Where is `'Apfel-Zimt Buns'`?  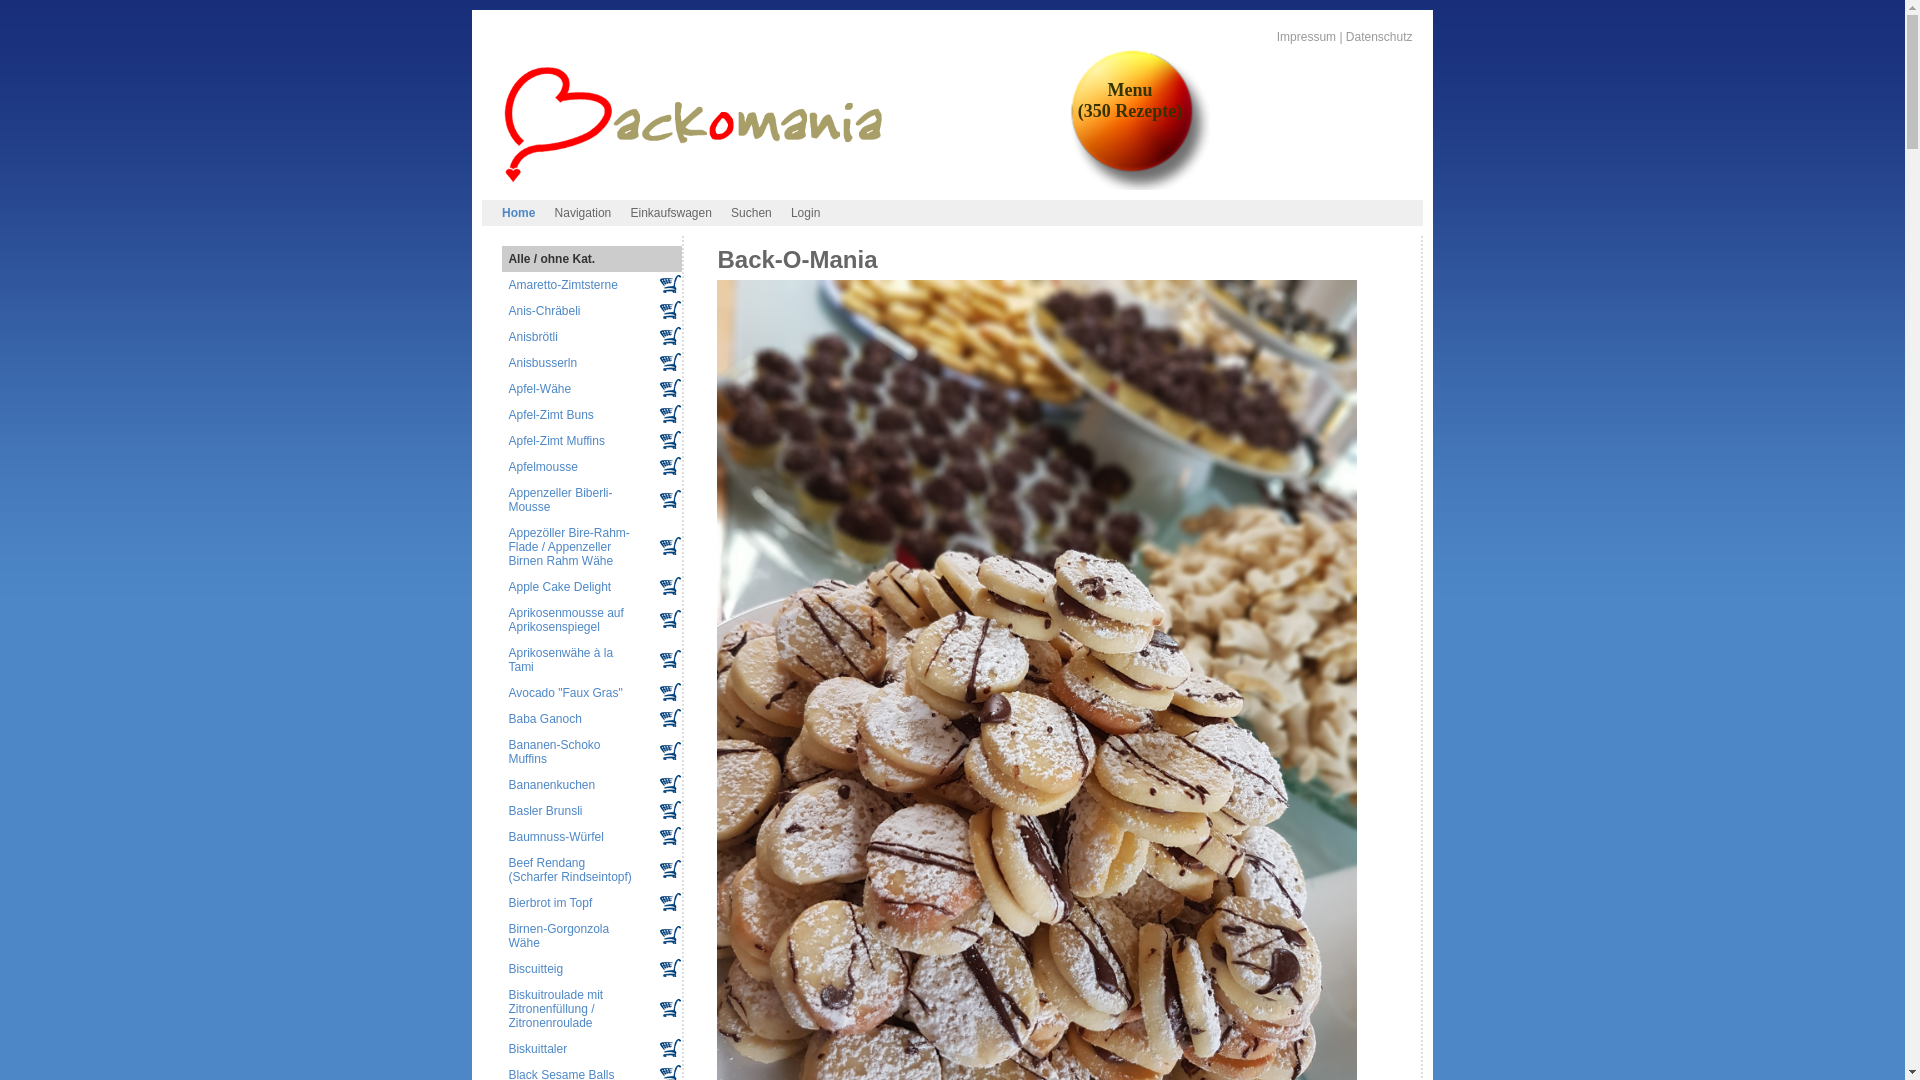
'Apfel-Zimt Buns' is located at coordinates (550, 414).